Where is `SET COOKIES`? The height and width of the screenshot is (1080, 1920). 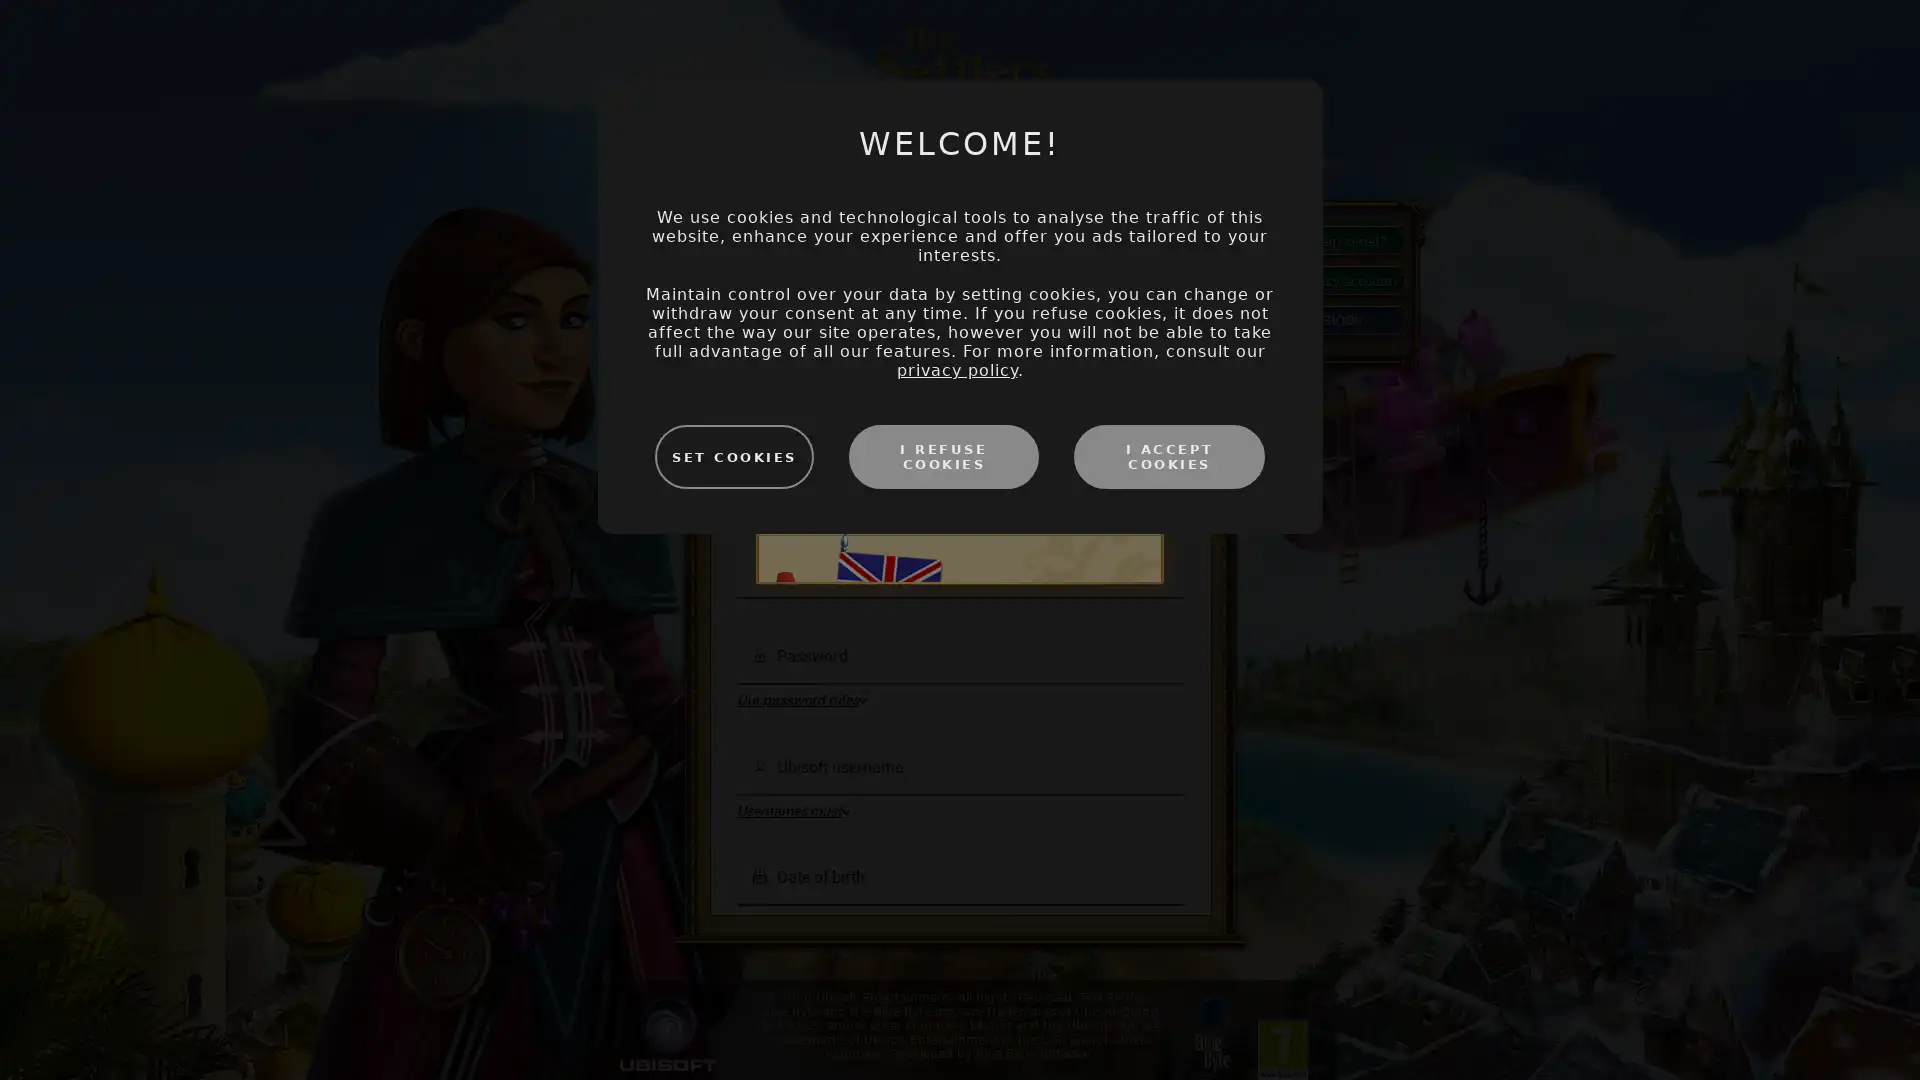
SET COOKIES is located at coordinates (733, 456).